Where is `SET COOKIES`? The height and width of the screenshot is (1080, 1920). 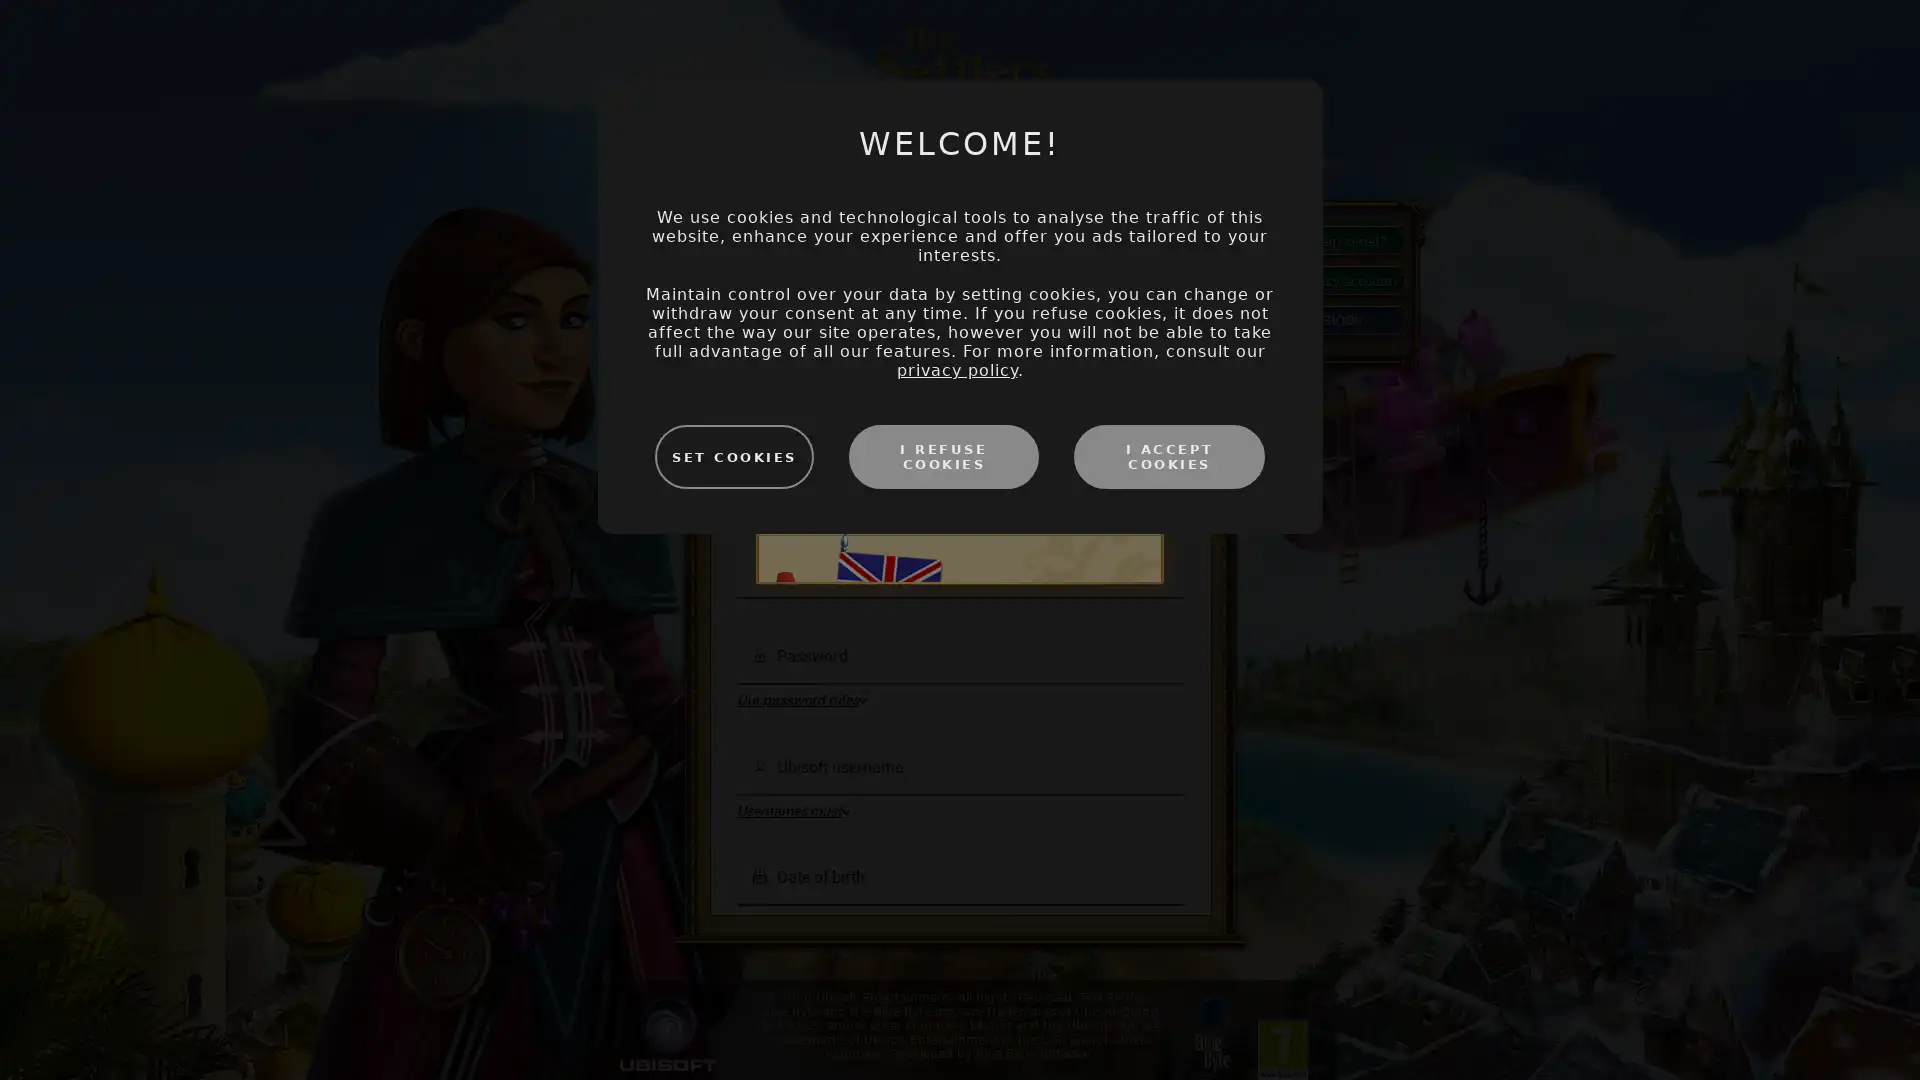
SET COOKIES is located at coordinates (733, 456).